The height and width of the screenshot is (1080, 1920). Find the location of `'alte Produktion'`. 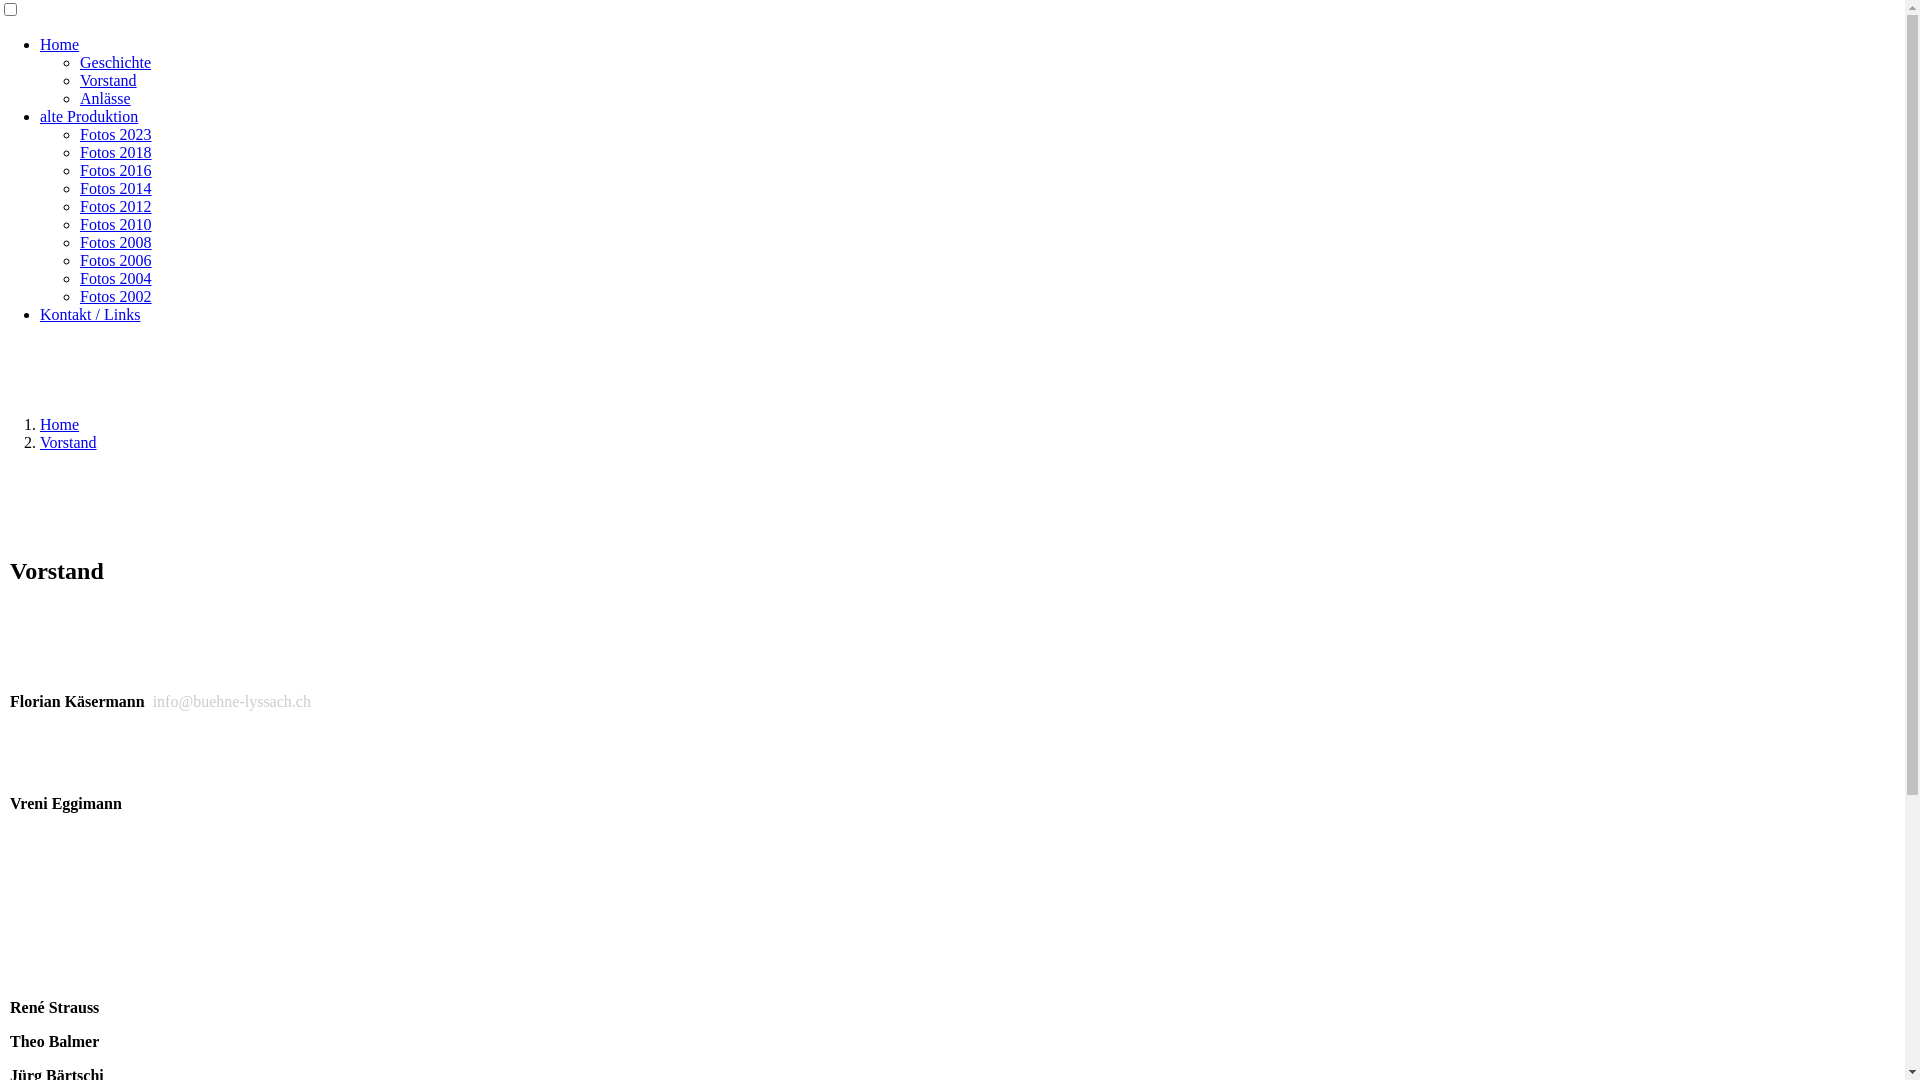

'alte Produktion' is located at coordinates (88, 116).